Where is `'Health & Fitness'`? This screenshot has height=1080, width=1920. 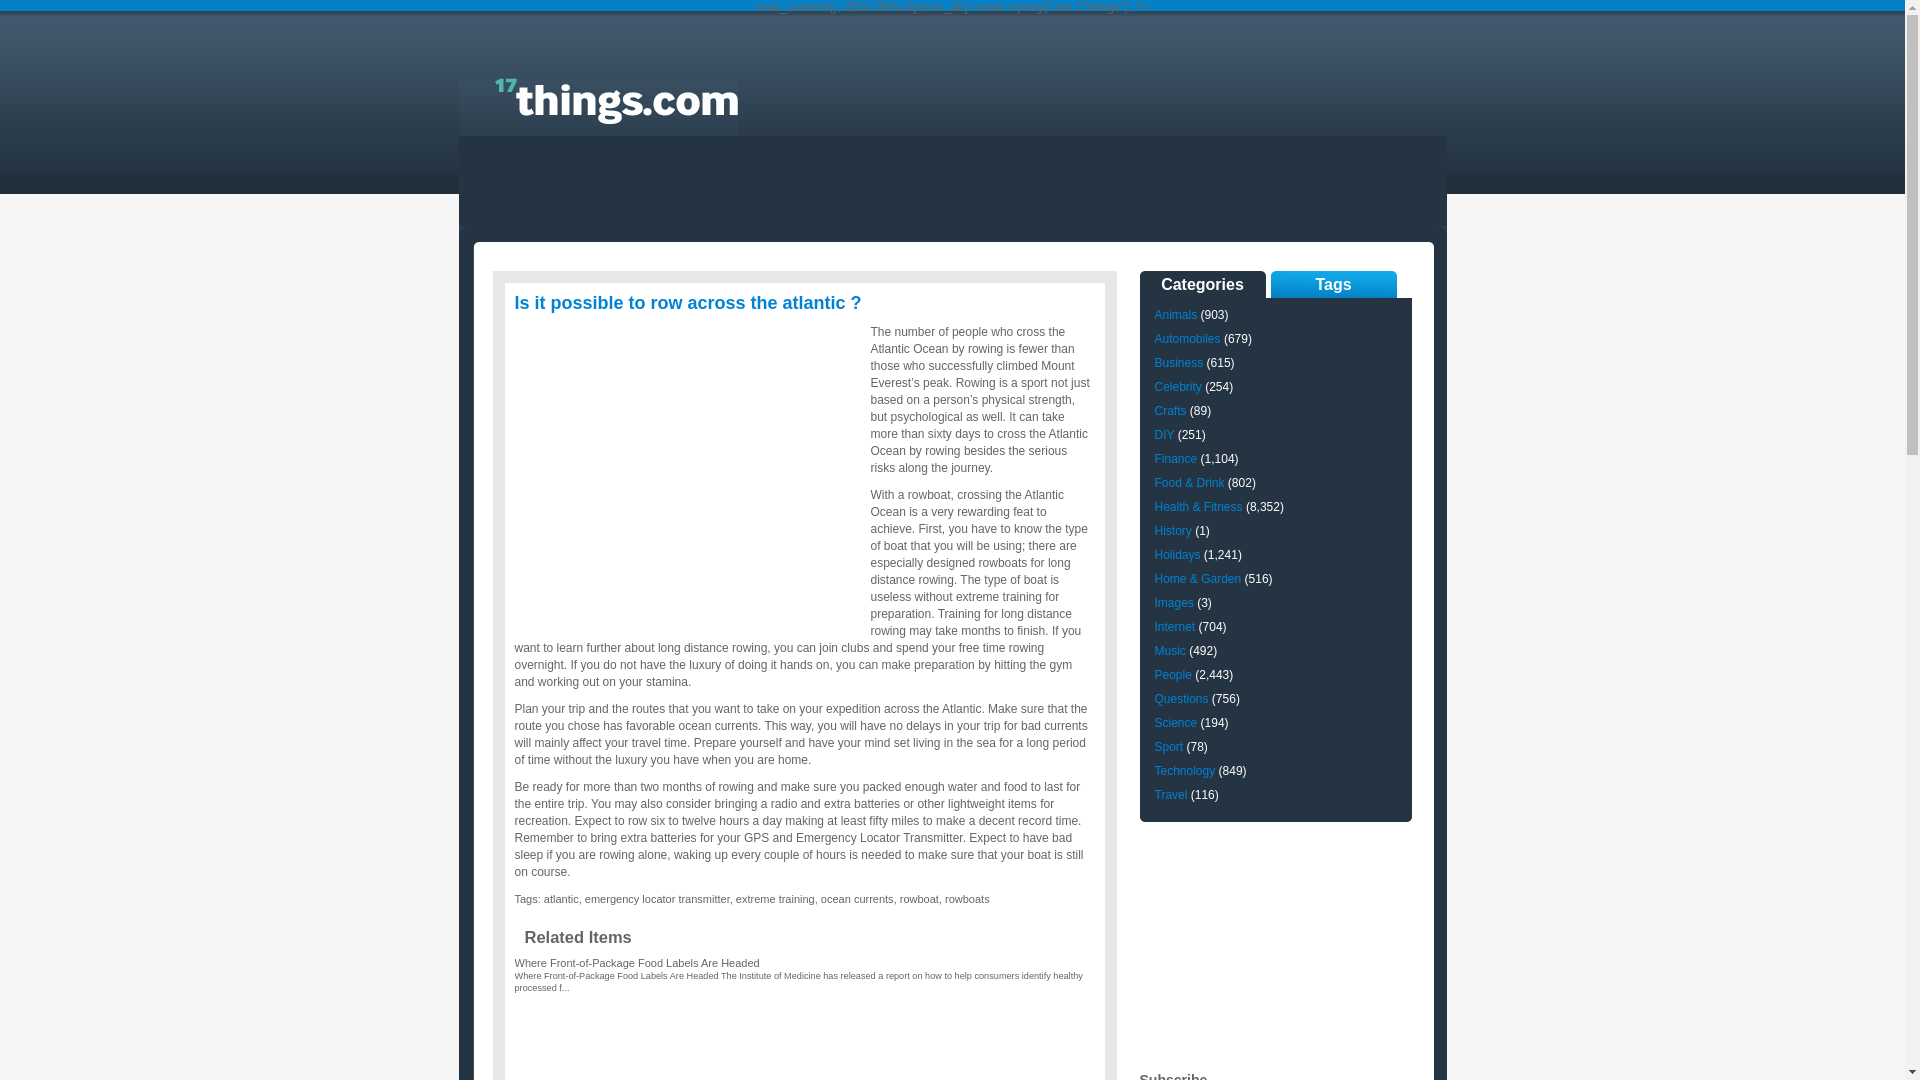 'Health & Fitness' is located at coordinates (1198, 505).